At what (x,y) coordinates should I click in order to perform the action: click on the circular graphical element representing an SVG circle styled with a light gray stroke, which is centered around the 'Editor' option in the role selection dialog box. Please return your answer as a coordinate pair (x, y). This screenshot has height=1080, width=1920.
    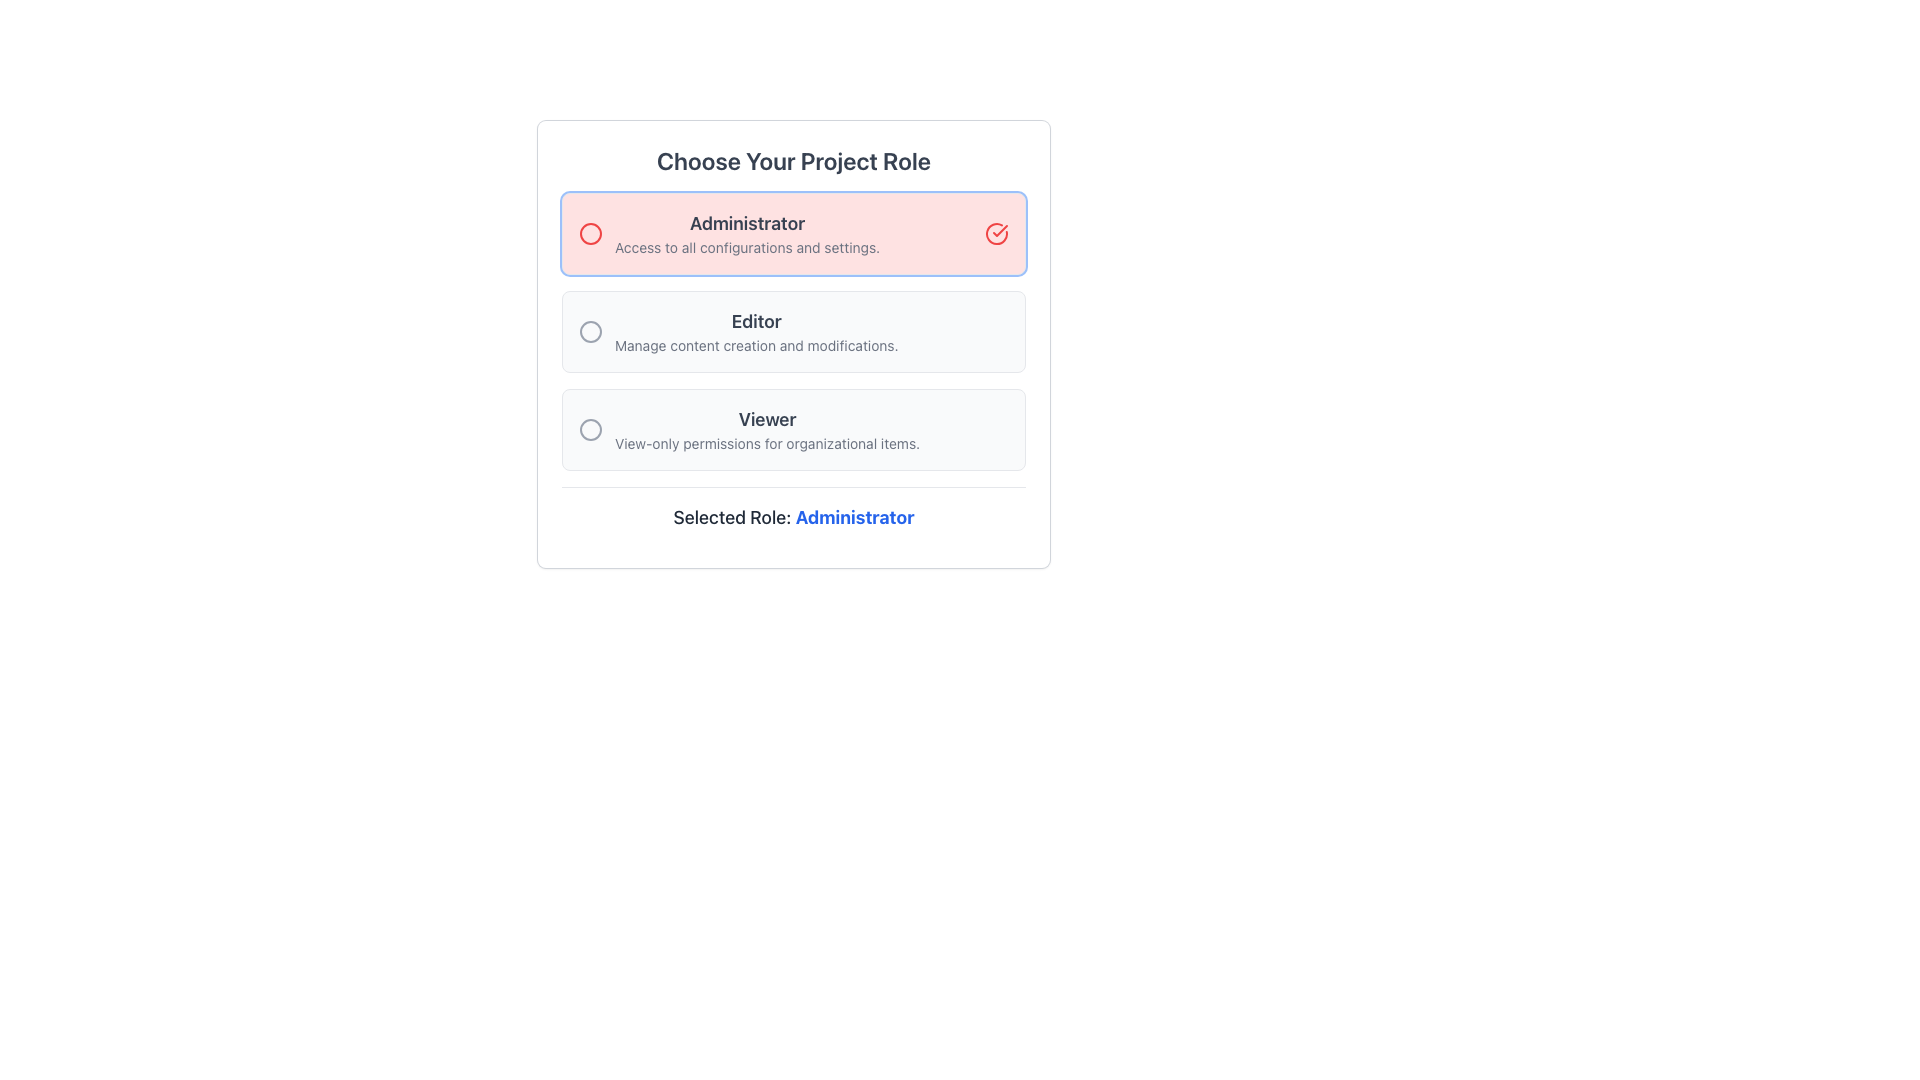
    Looking at the image, I should click on (589, 330).